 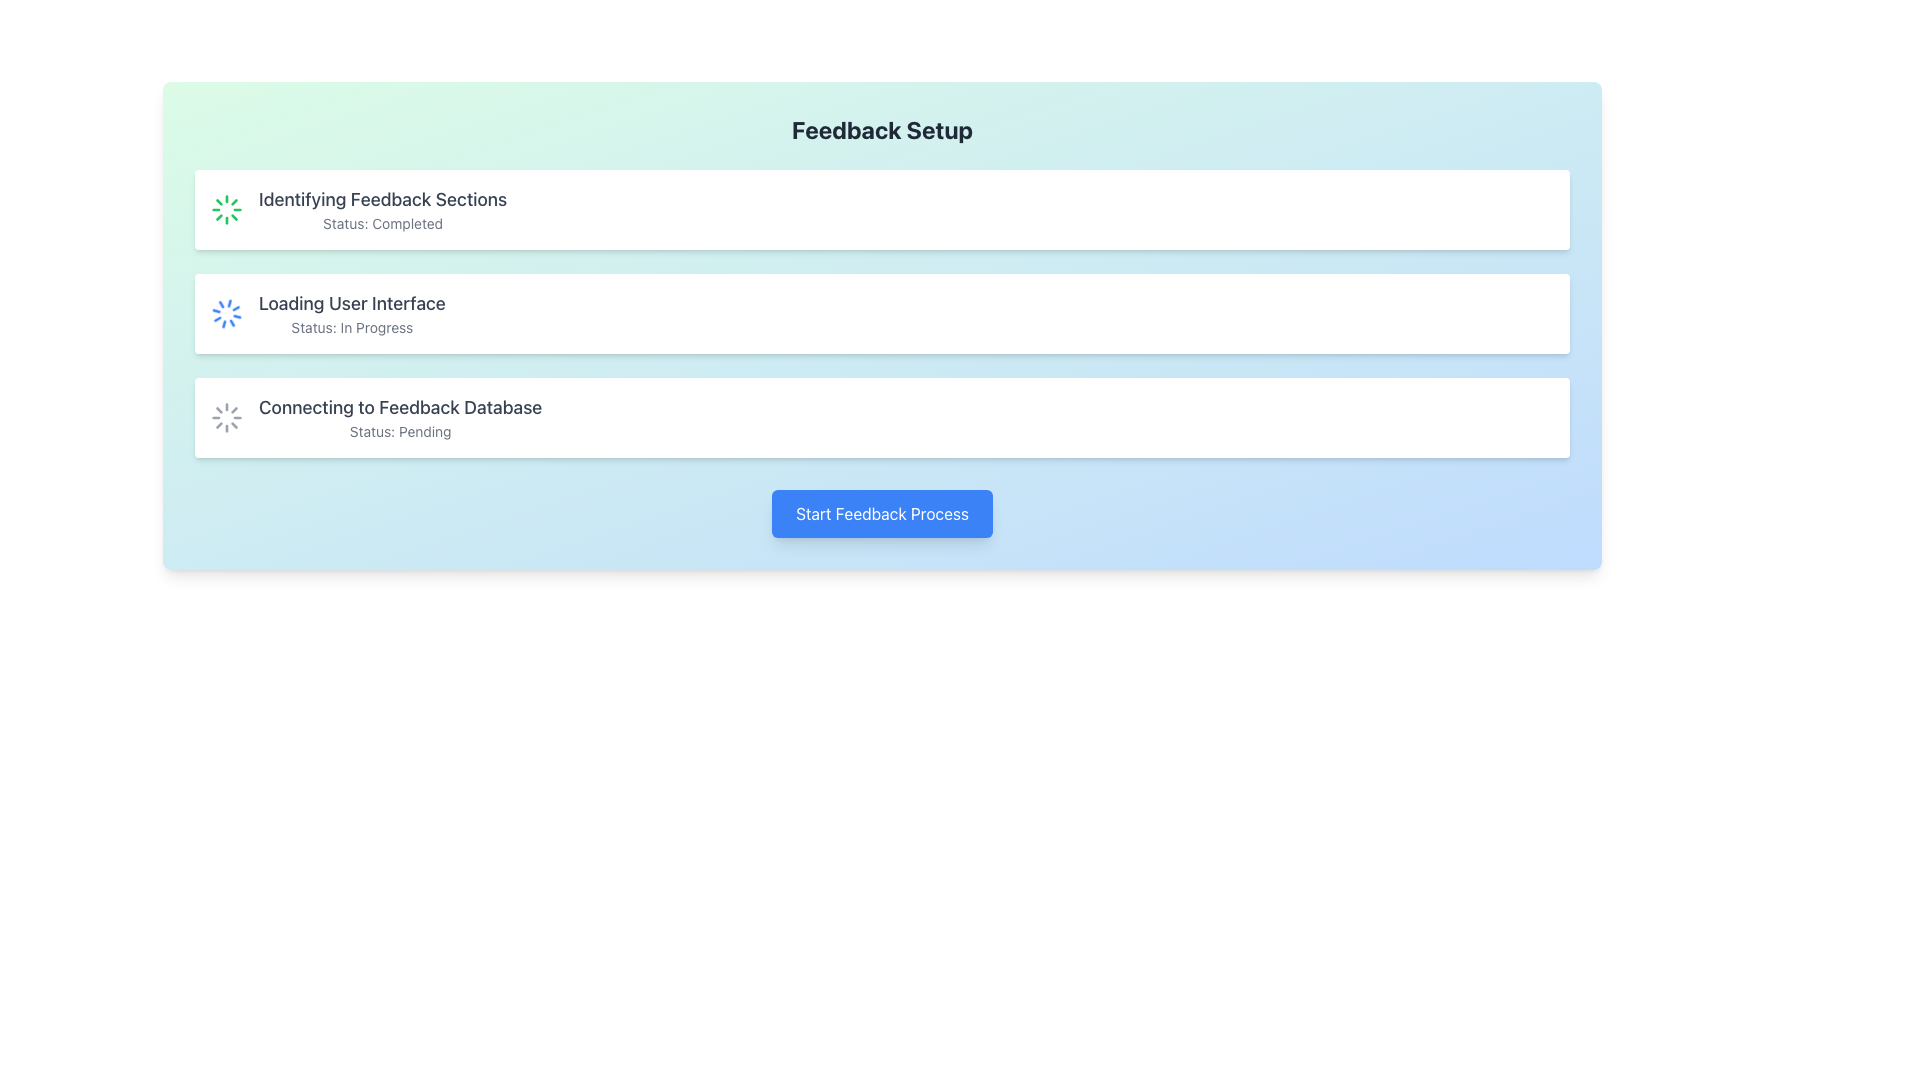 I want to click on the multi-line informational text block indicating 'Connecting to Feedback Database' which is currently in 'Pending' status, located in the third position of a vertical sequence of steps, so click(x=400, y=416).